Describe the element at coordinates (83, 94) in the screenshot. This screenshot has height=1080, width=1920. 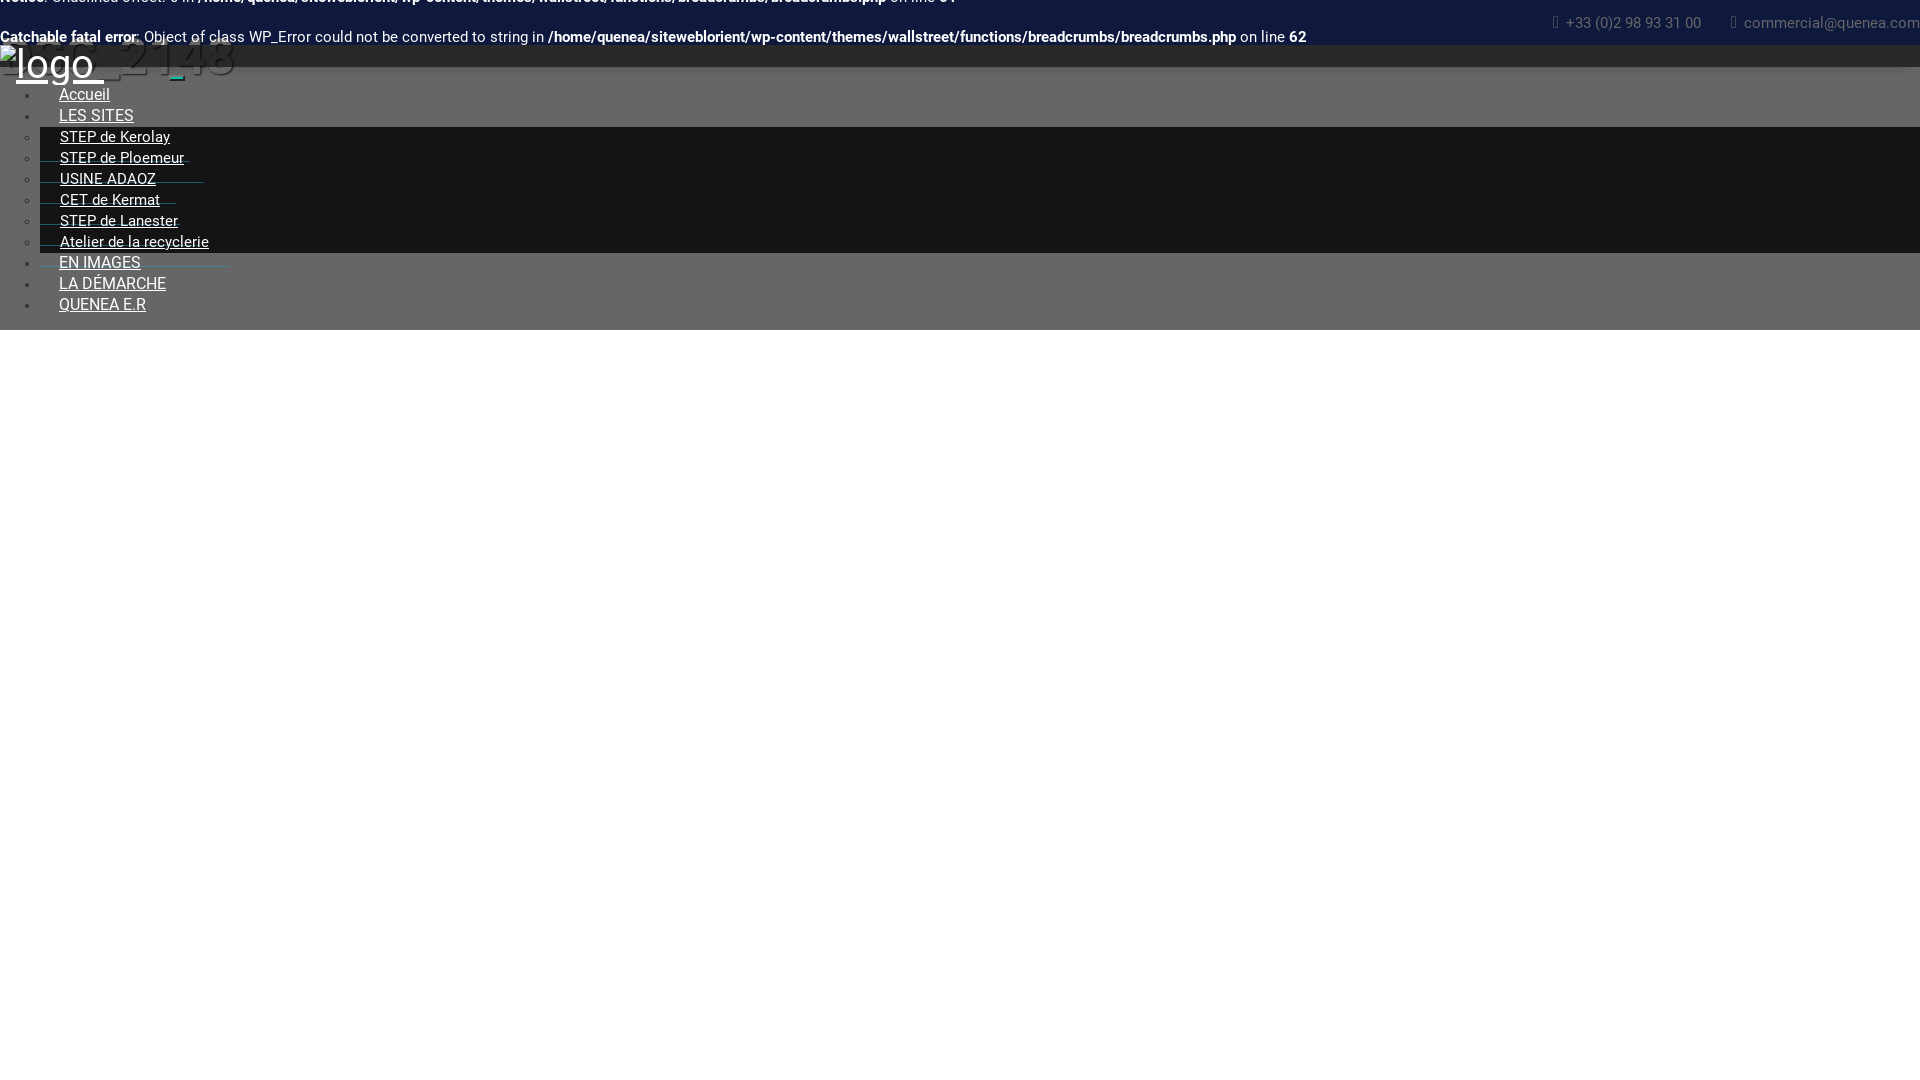
I see `'Accueil'` at that location.